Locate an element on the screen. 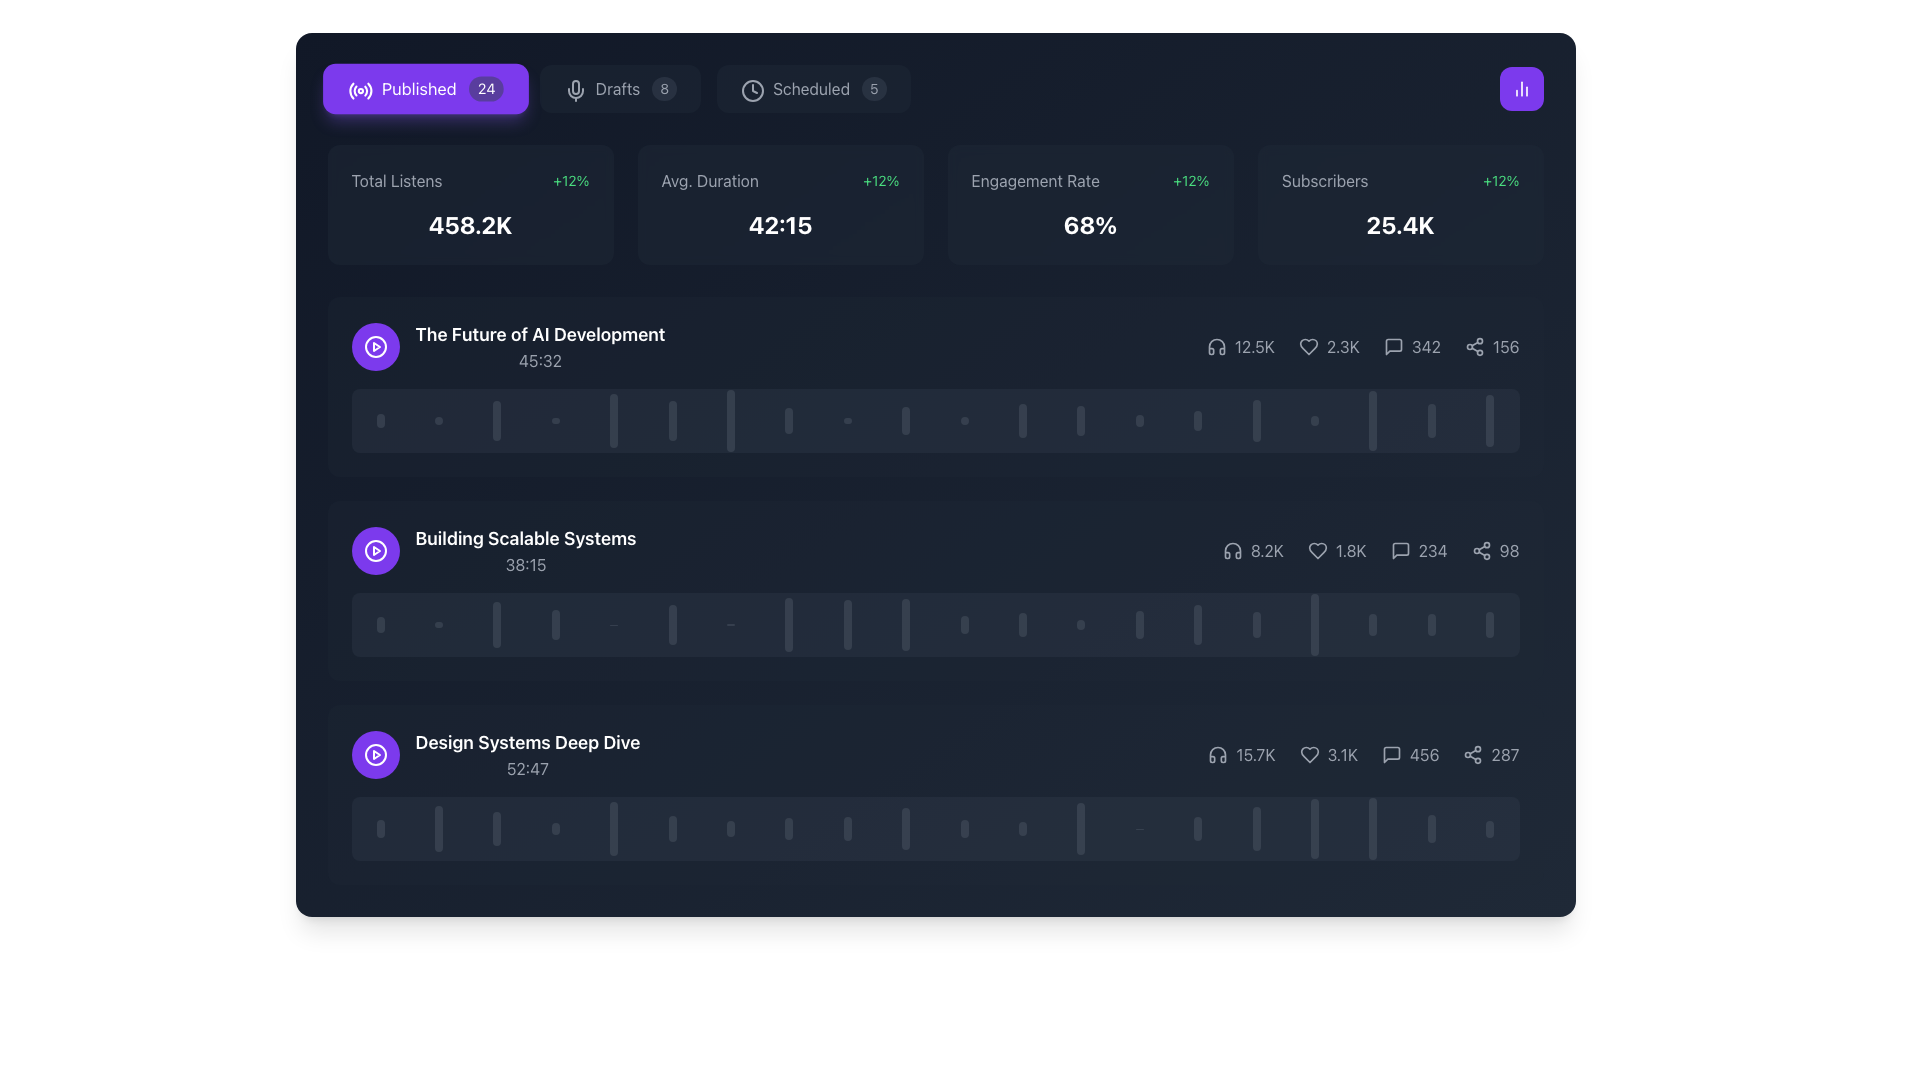 The height and width of the screenshot is (1080, 1920). the Share Icon located in the bottom-right corner next to the numerical text '287' is located at coordinates (1473, 755).